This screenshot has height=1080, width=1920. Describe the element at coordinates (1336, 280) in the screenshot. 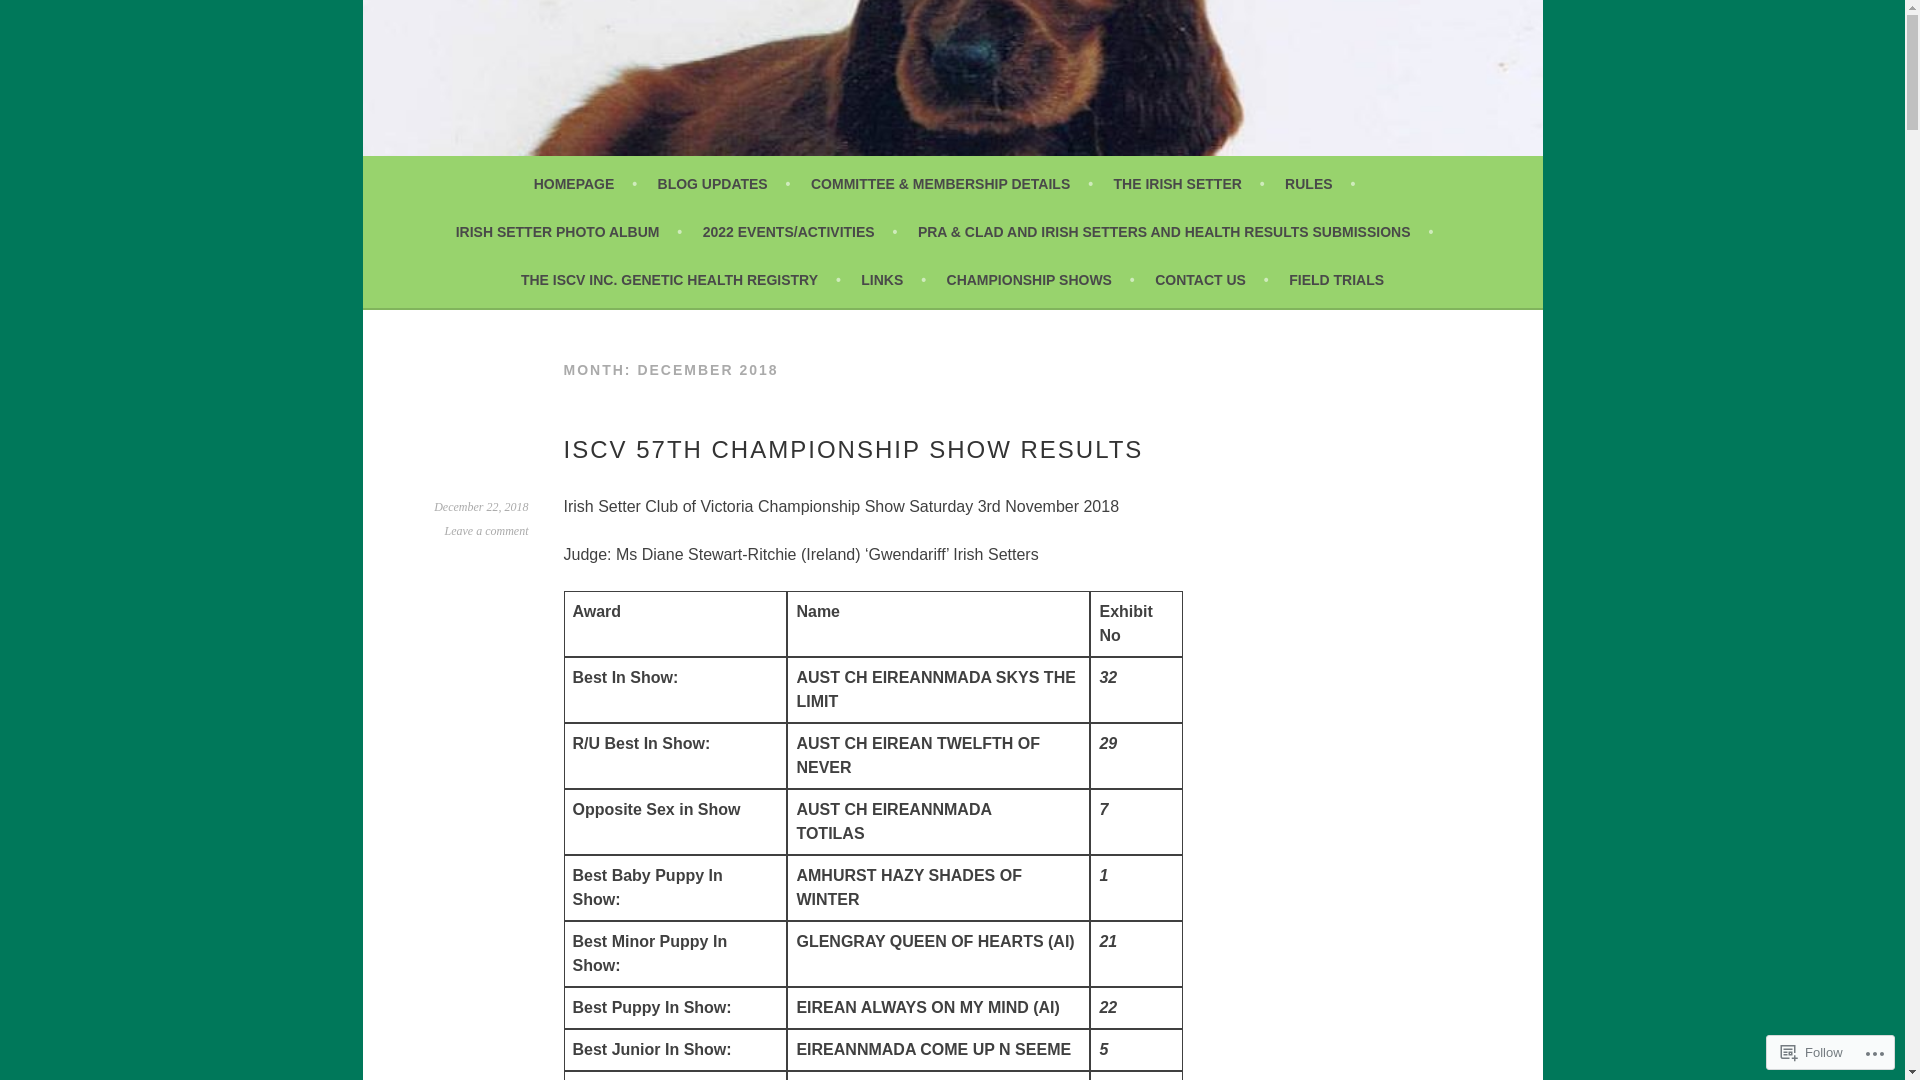

I see `'FIELD TRIALS'` at that location.